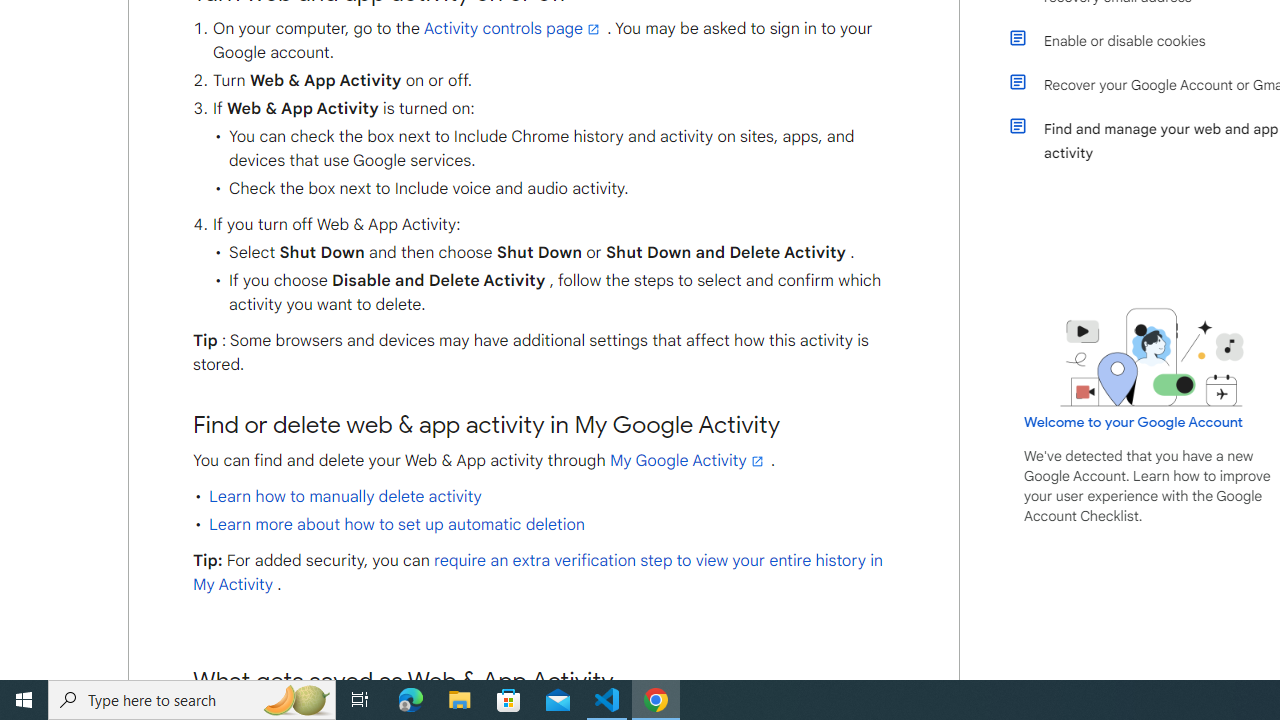 This screenshot has height=720, width=1280. What do you see at coordinates (345, 495) in the screenshot?
I see `'Learn how to manually delete activity'` at bounding box center [345, 495].